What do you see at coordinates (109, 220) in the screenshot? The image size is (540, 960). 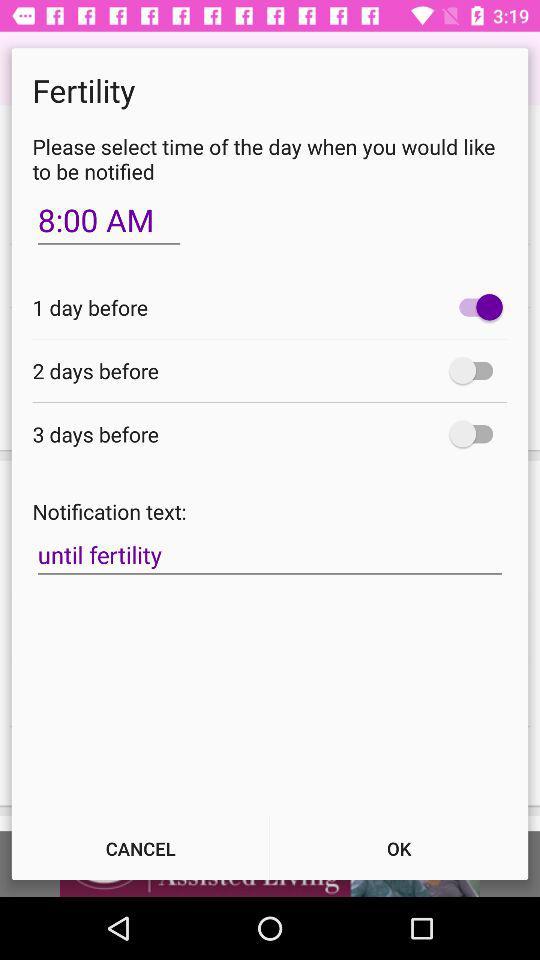 I see `the icon at the top left corner` at bounding box center [109, 220].